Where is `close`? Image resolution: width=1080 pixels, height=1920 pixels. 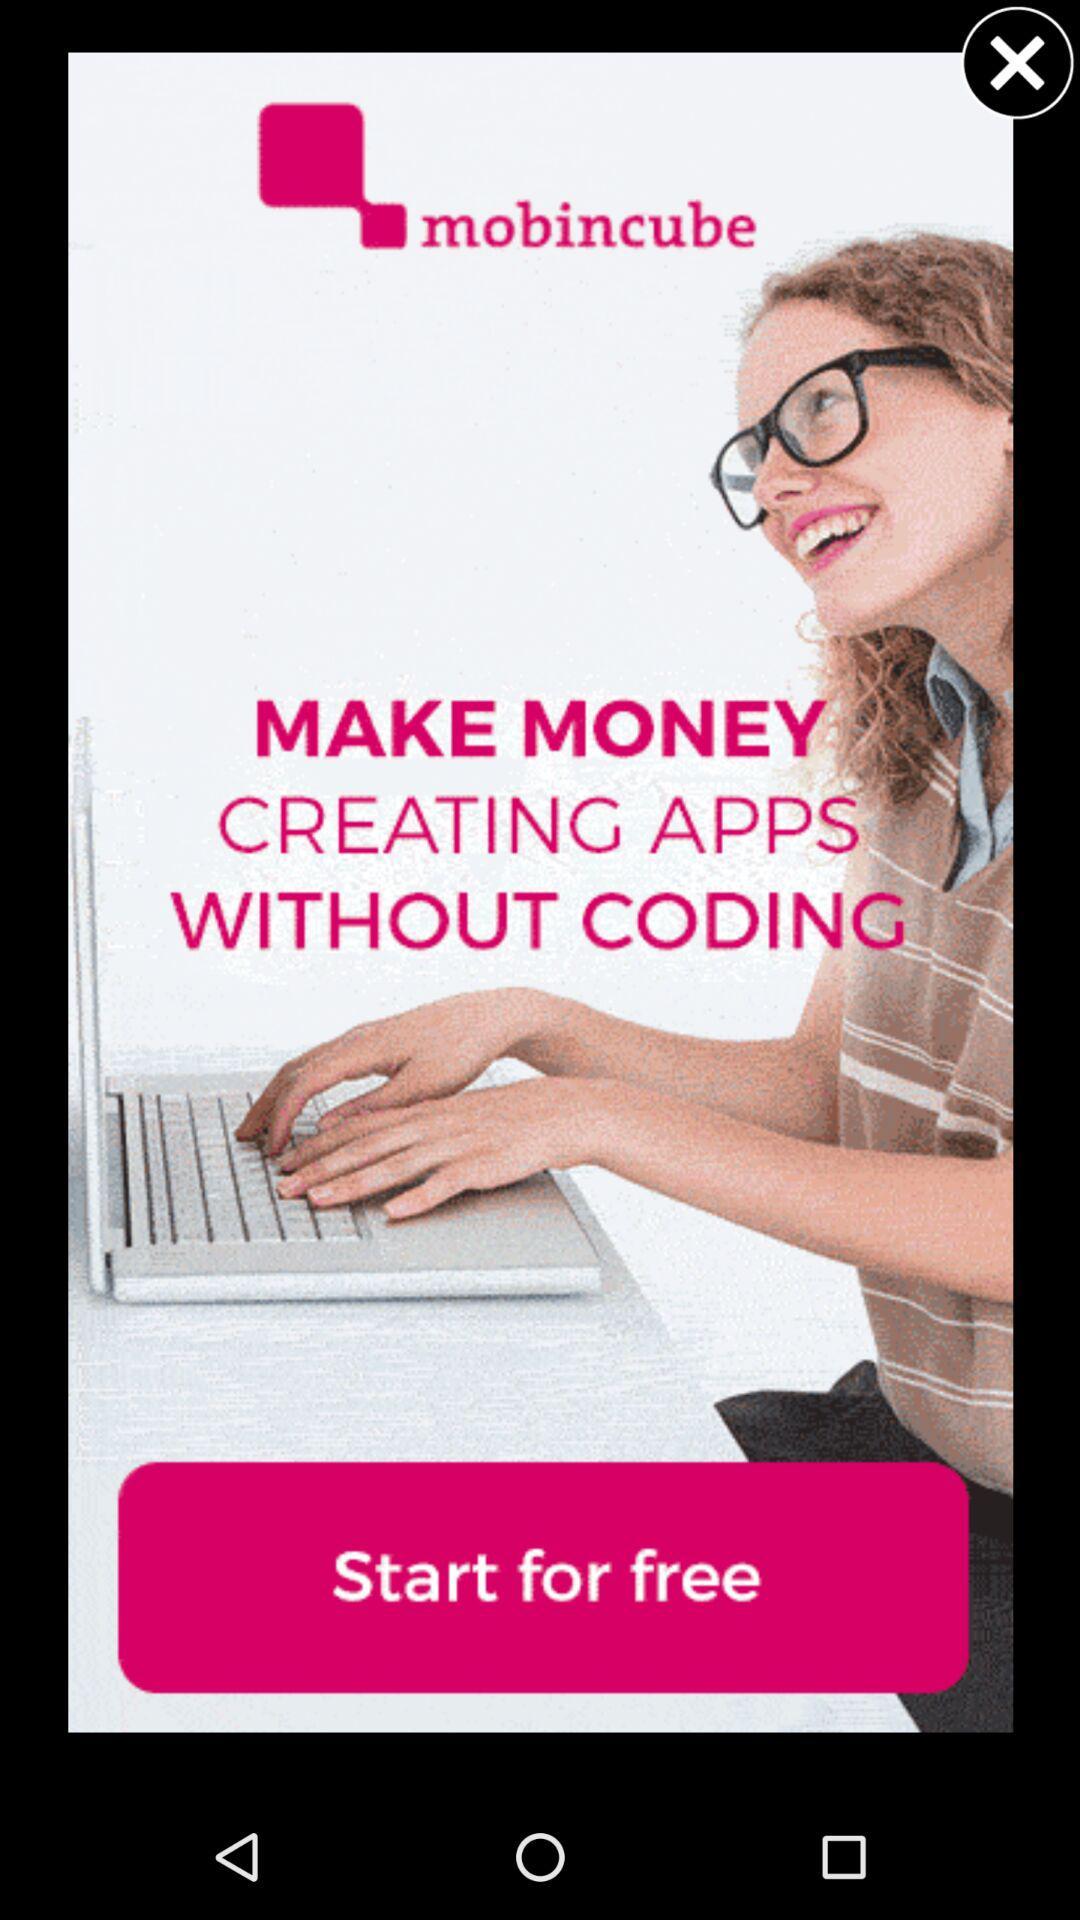 close is located at coordinates (1017, 62).